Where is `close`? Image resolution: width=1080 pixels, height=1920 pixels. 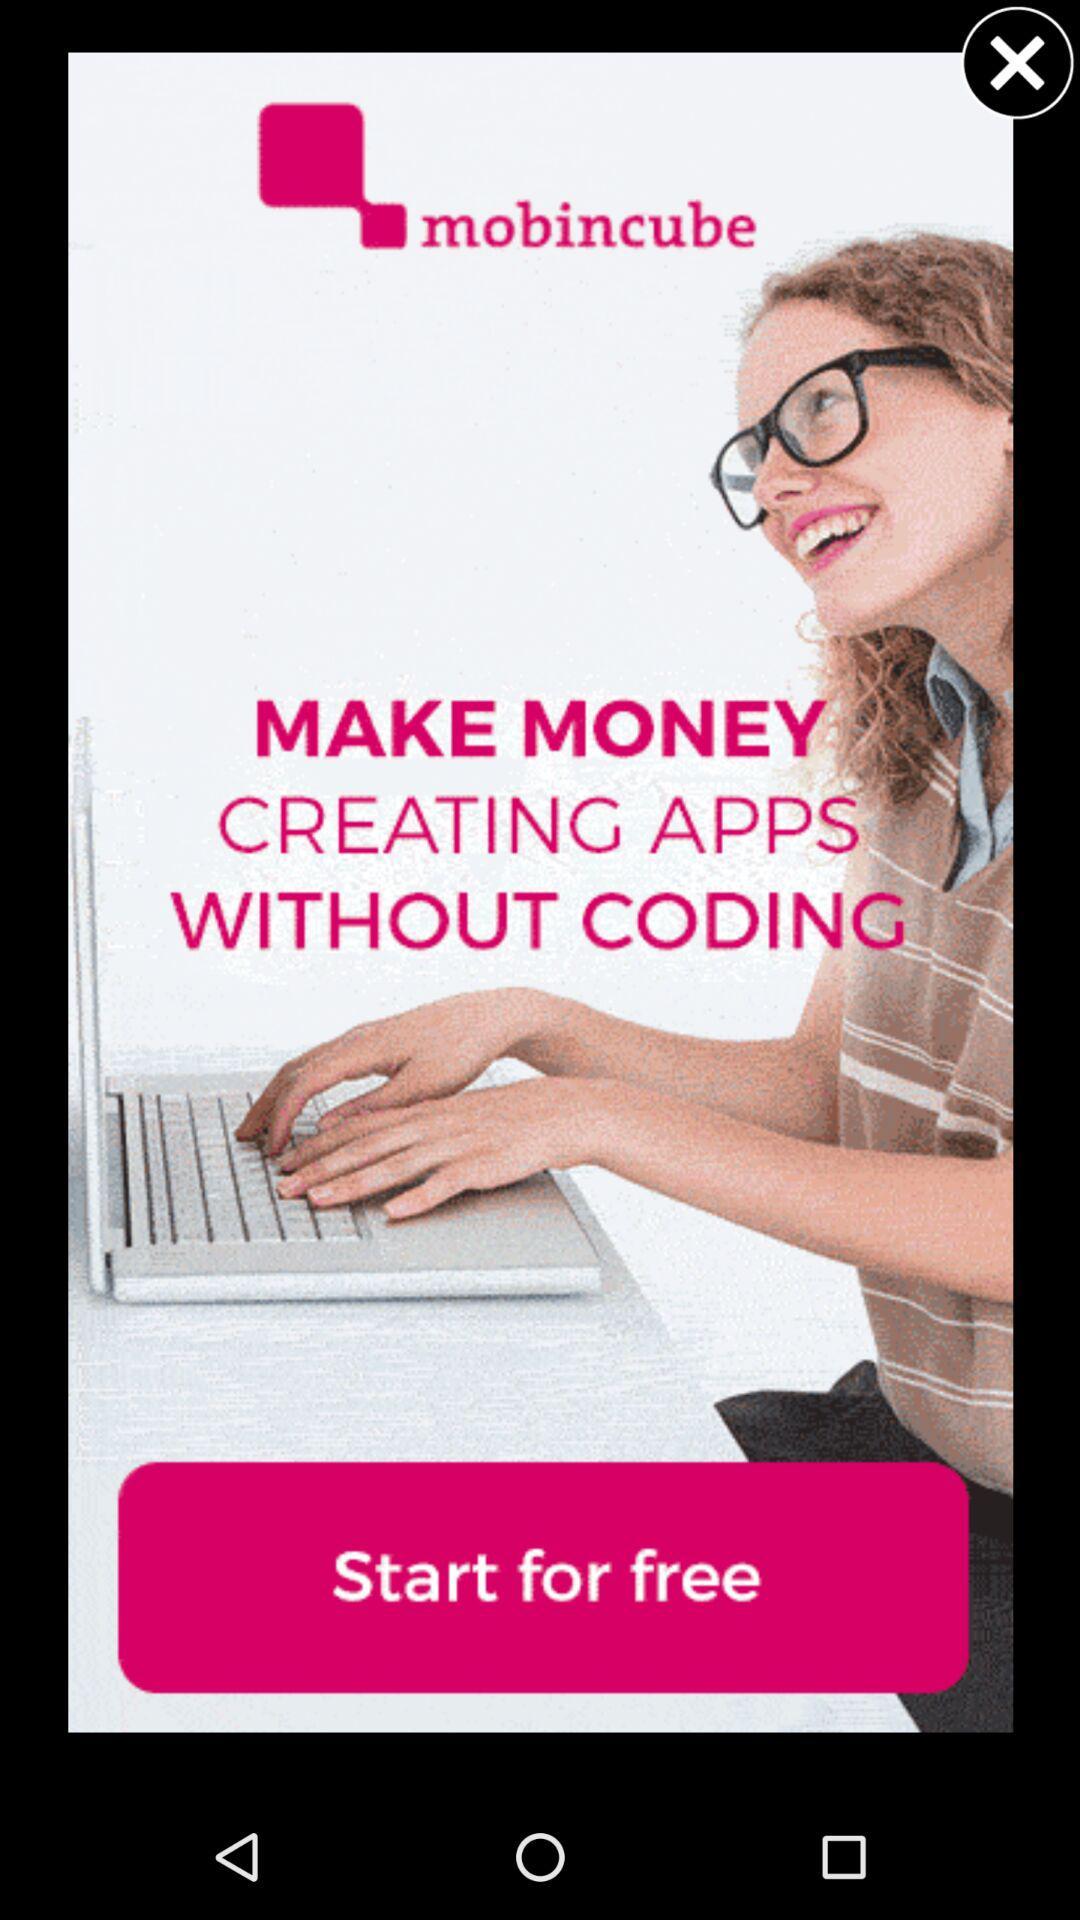 close is located at coordinates (1017, 62).